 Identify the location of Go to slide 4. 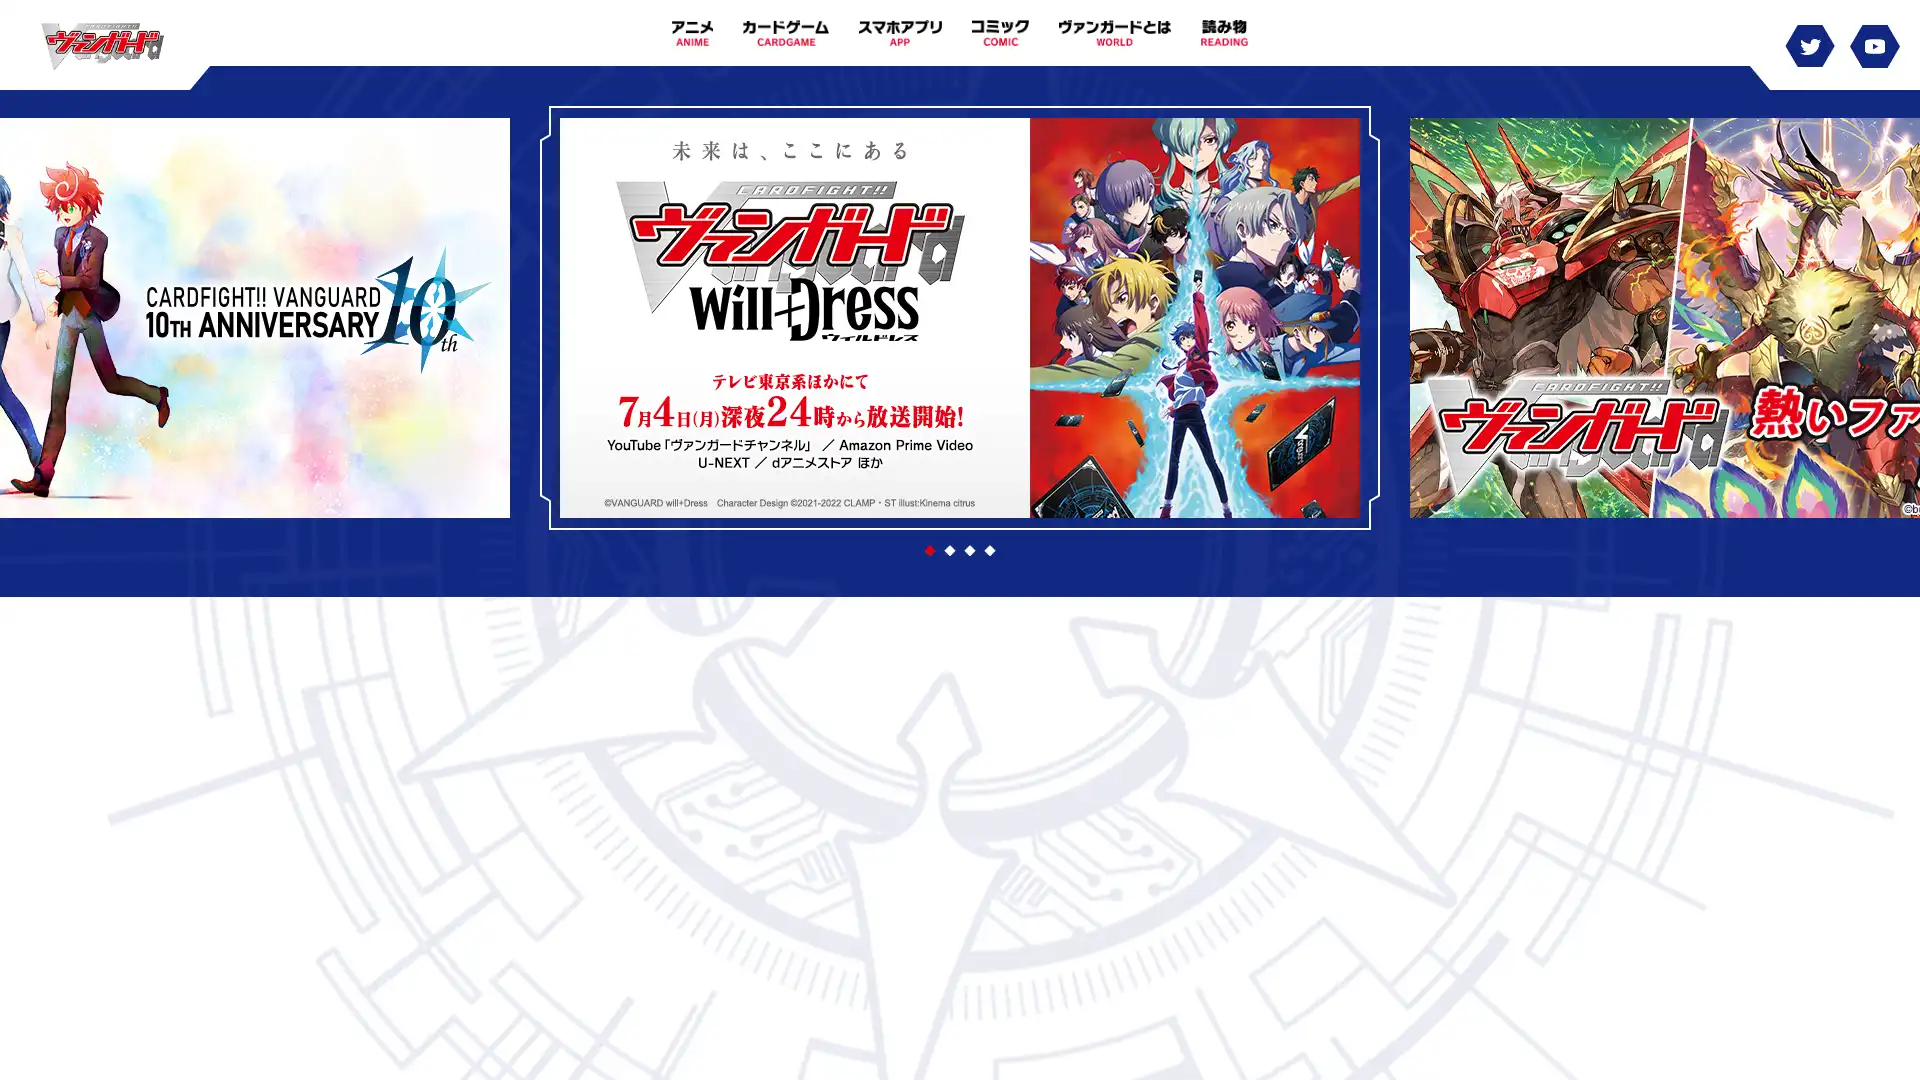
(989, 551).